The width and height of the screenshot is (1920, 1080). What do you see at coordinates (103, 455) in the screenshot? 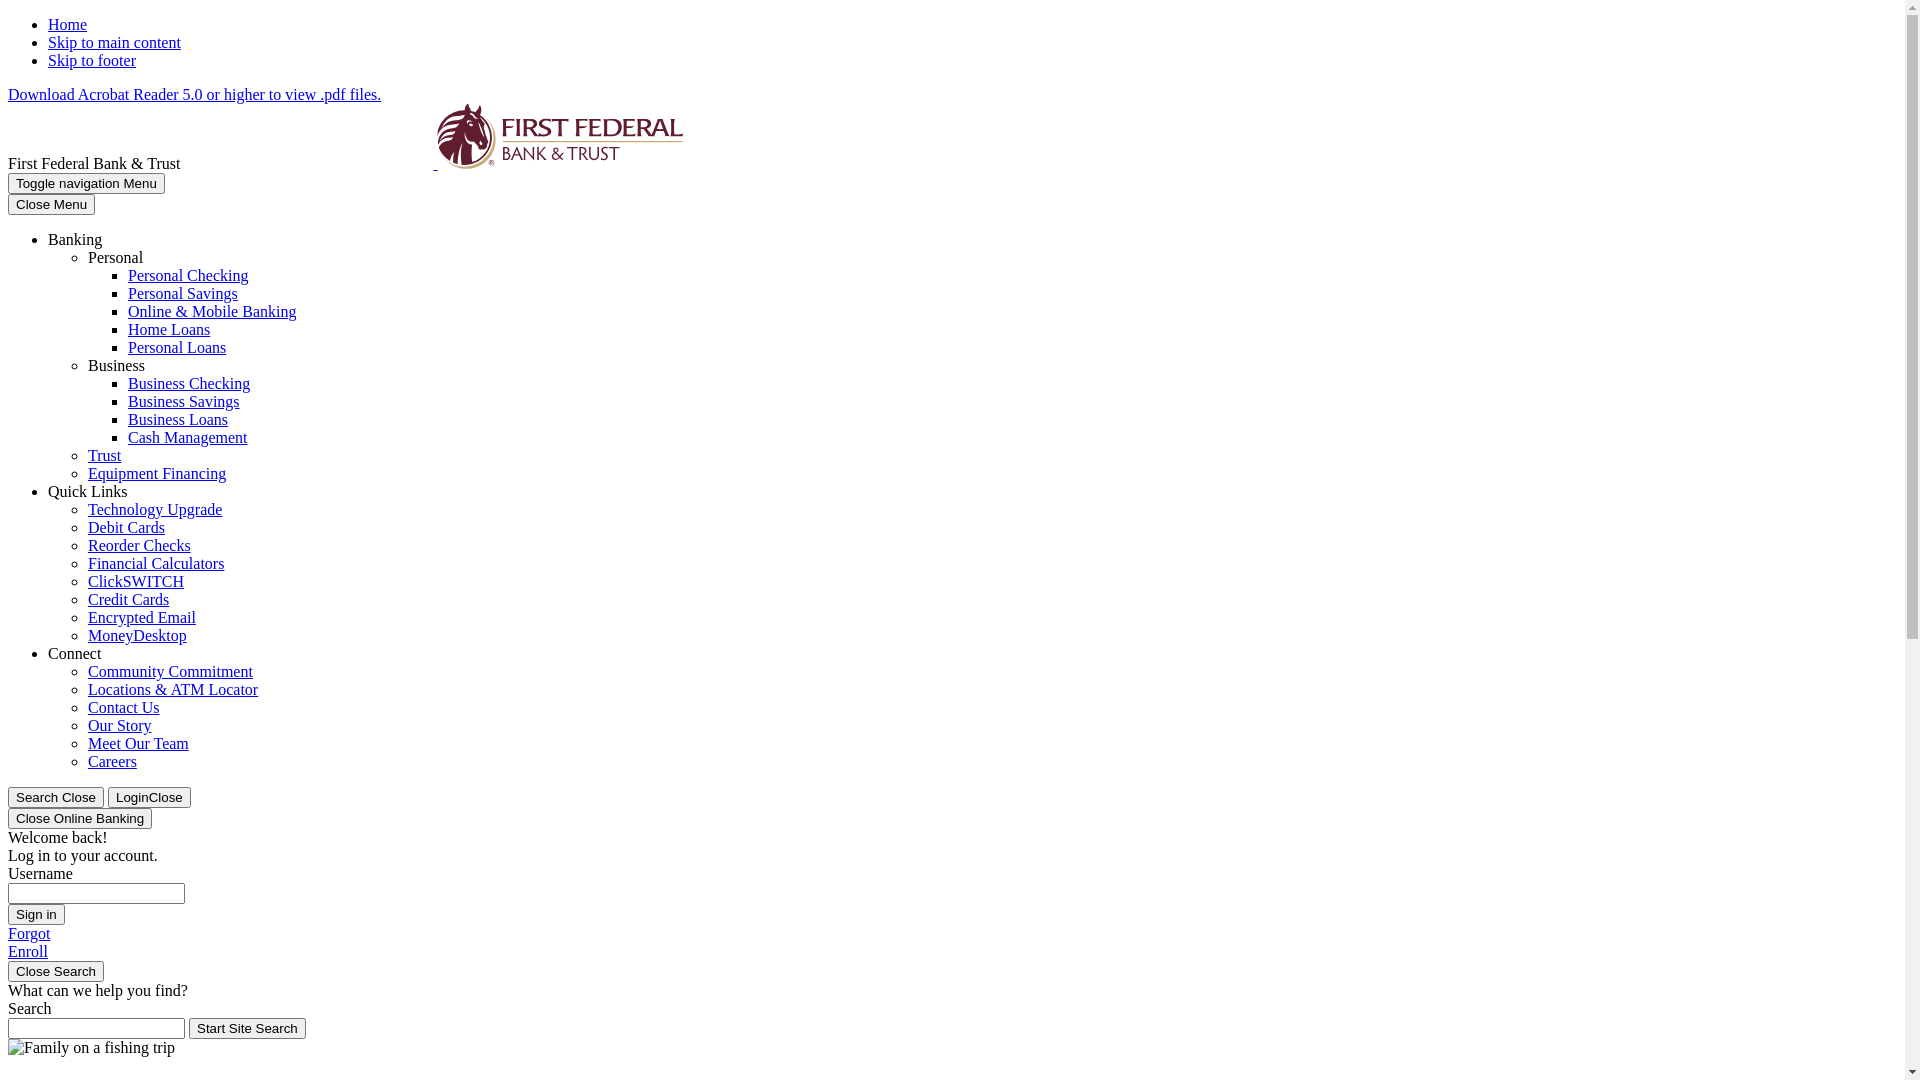
I see `'Trust'` at bounding box center [103, 455].